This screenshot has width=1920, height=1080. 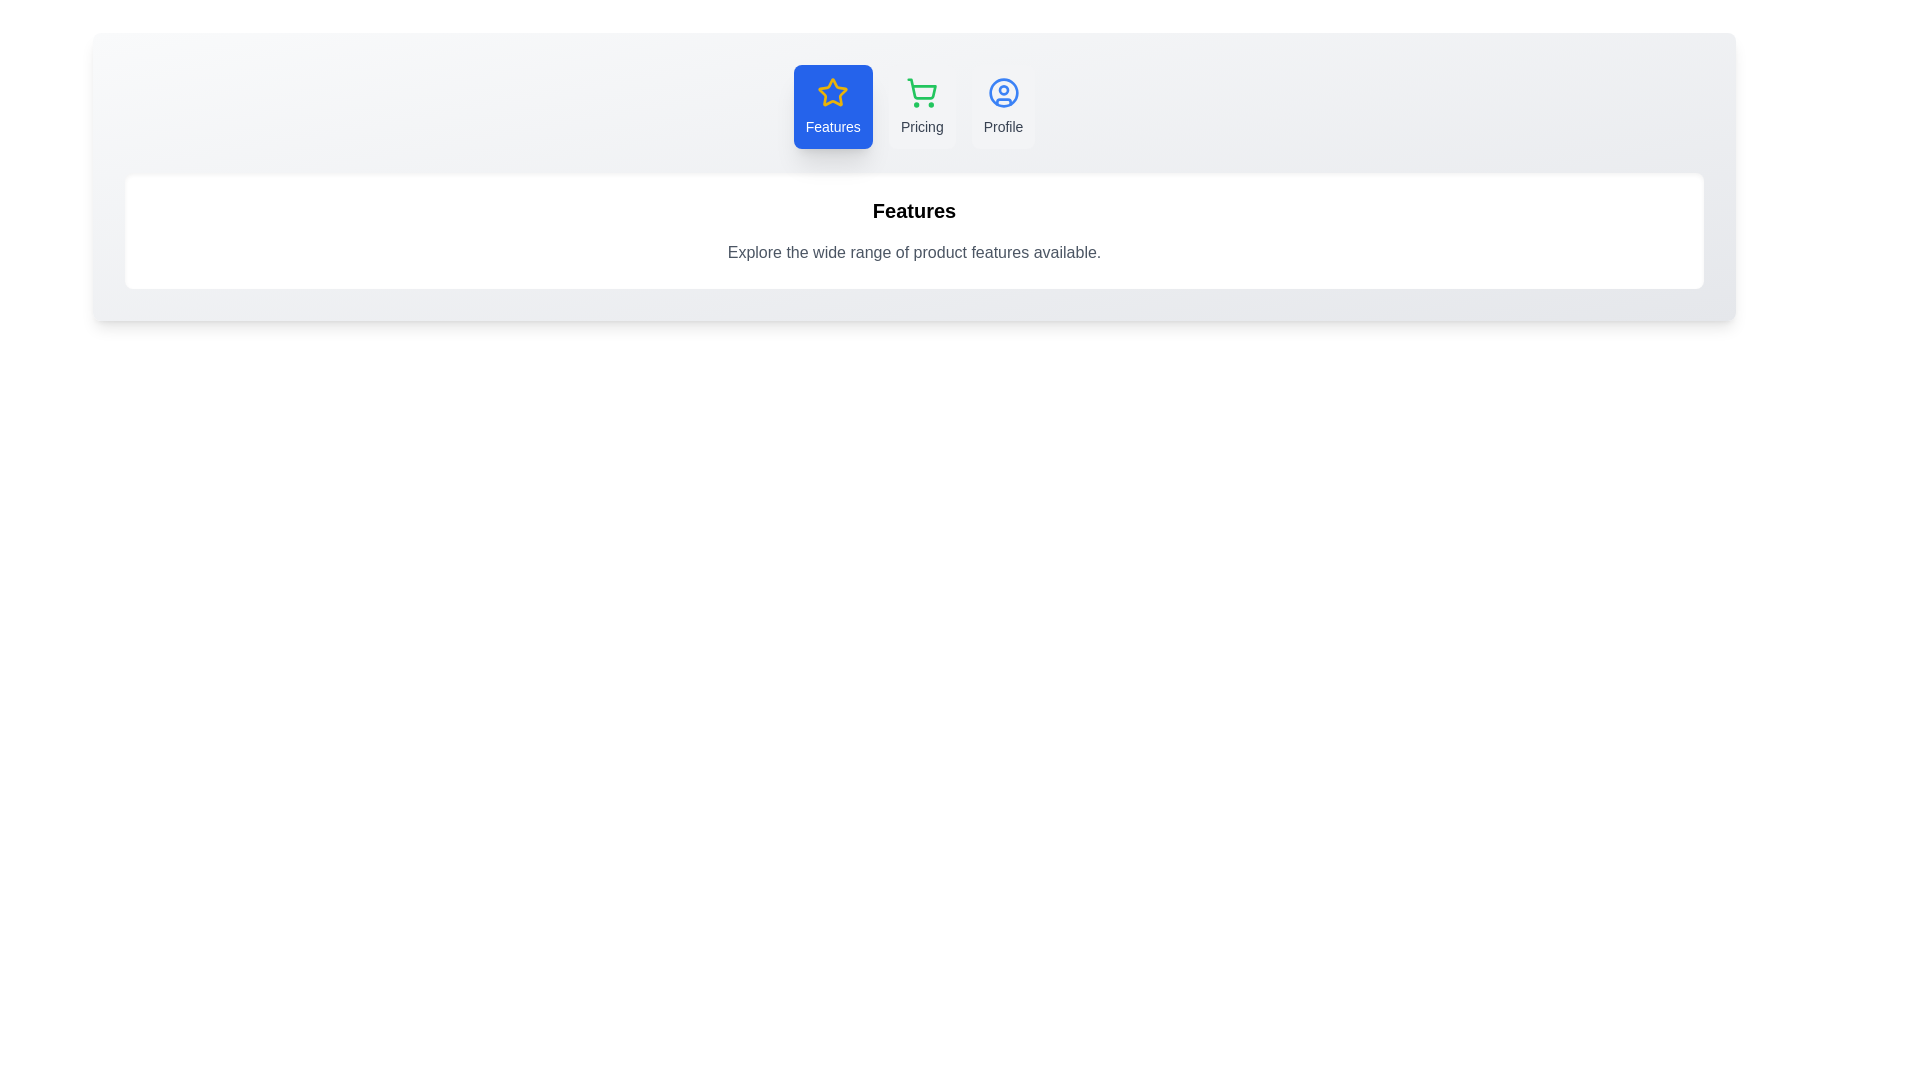 What do you see at coordinates (1003, 107) in the screenshot?
I see `the tab labeled Profile by clicking on its button` at bounding box center [1003, 107].